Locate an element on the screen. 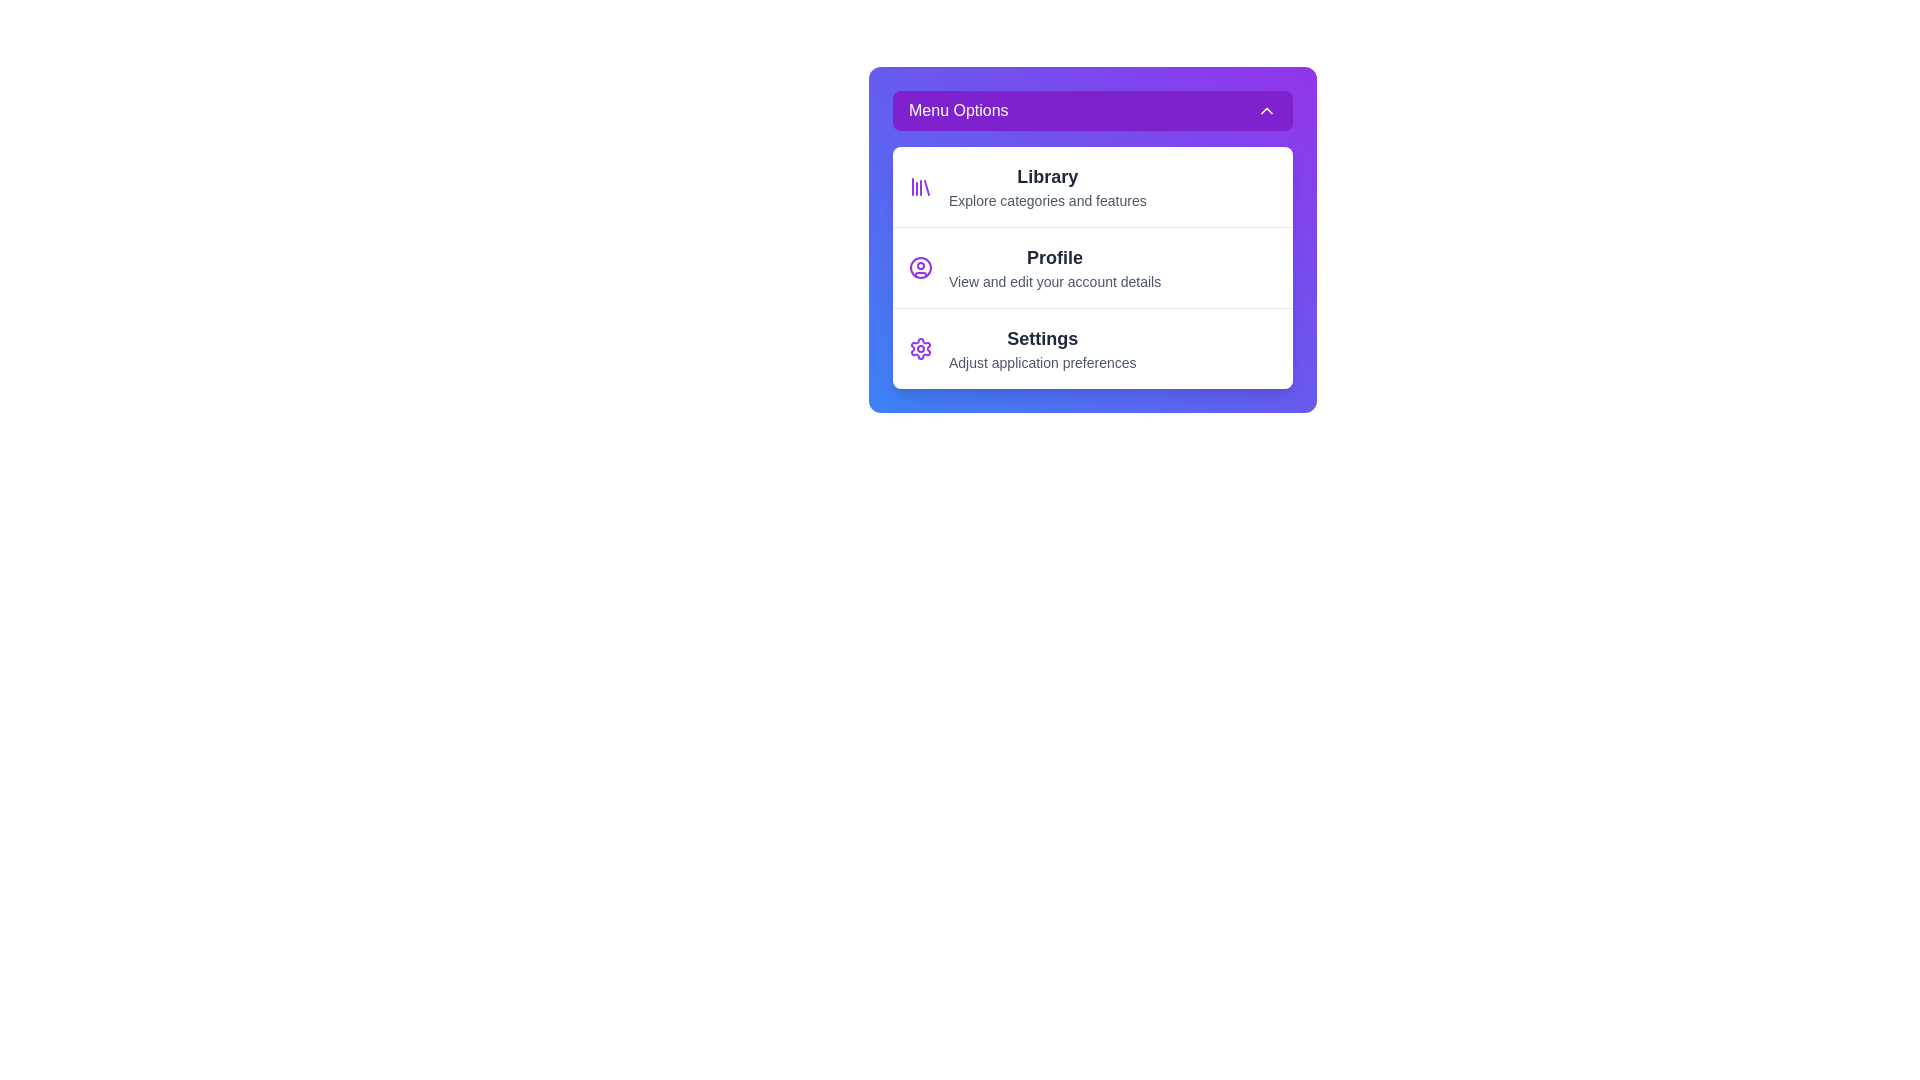  the rightmost vertical line of the purple library icon, which is the first icon in the list, located to the left of the text 'Library' is located at coordinates (925, 188).